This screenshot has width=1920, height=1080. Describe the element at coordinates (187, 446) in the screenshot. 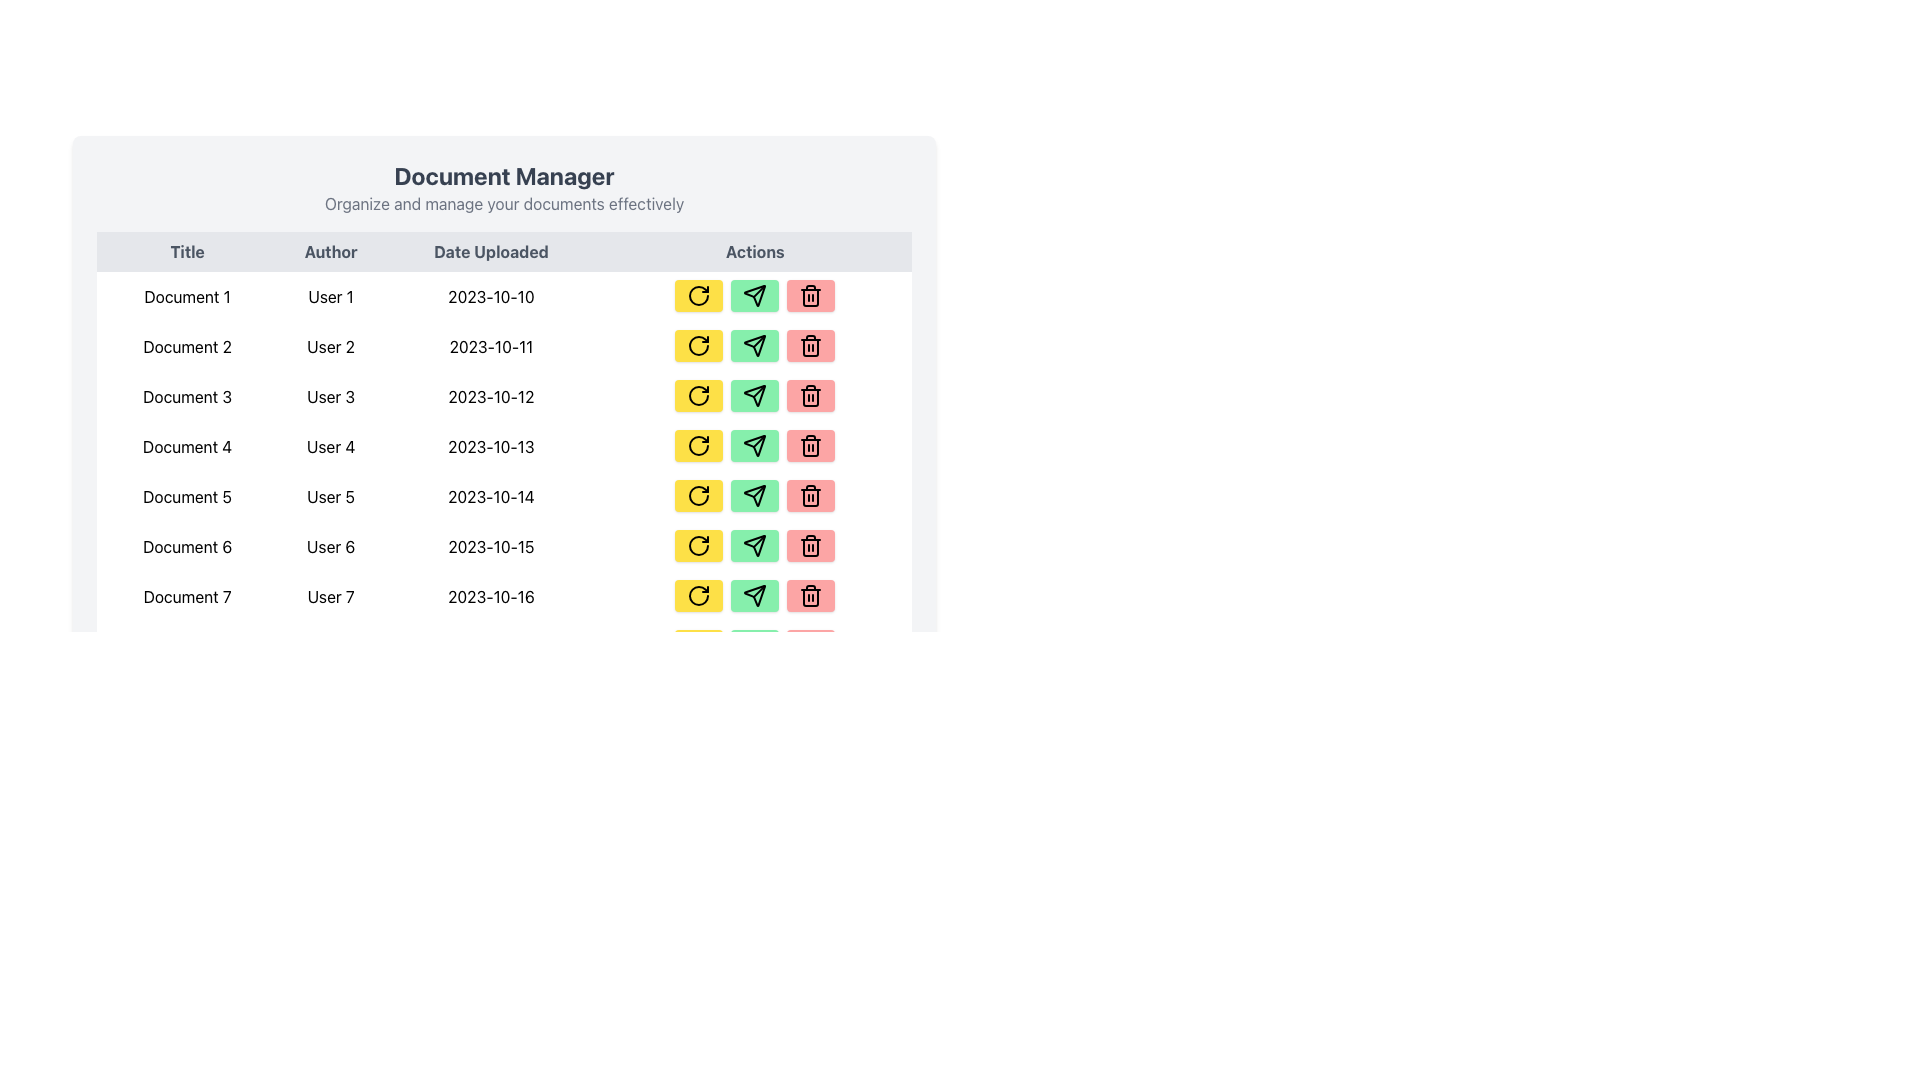

I see `the textual component displaying 'Document 4', located in the first column under the 'Title' header in the fourth row of a table` at that location.